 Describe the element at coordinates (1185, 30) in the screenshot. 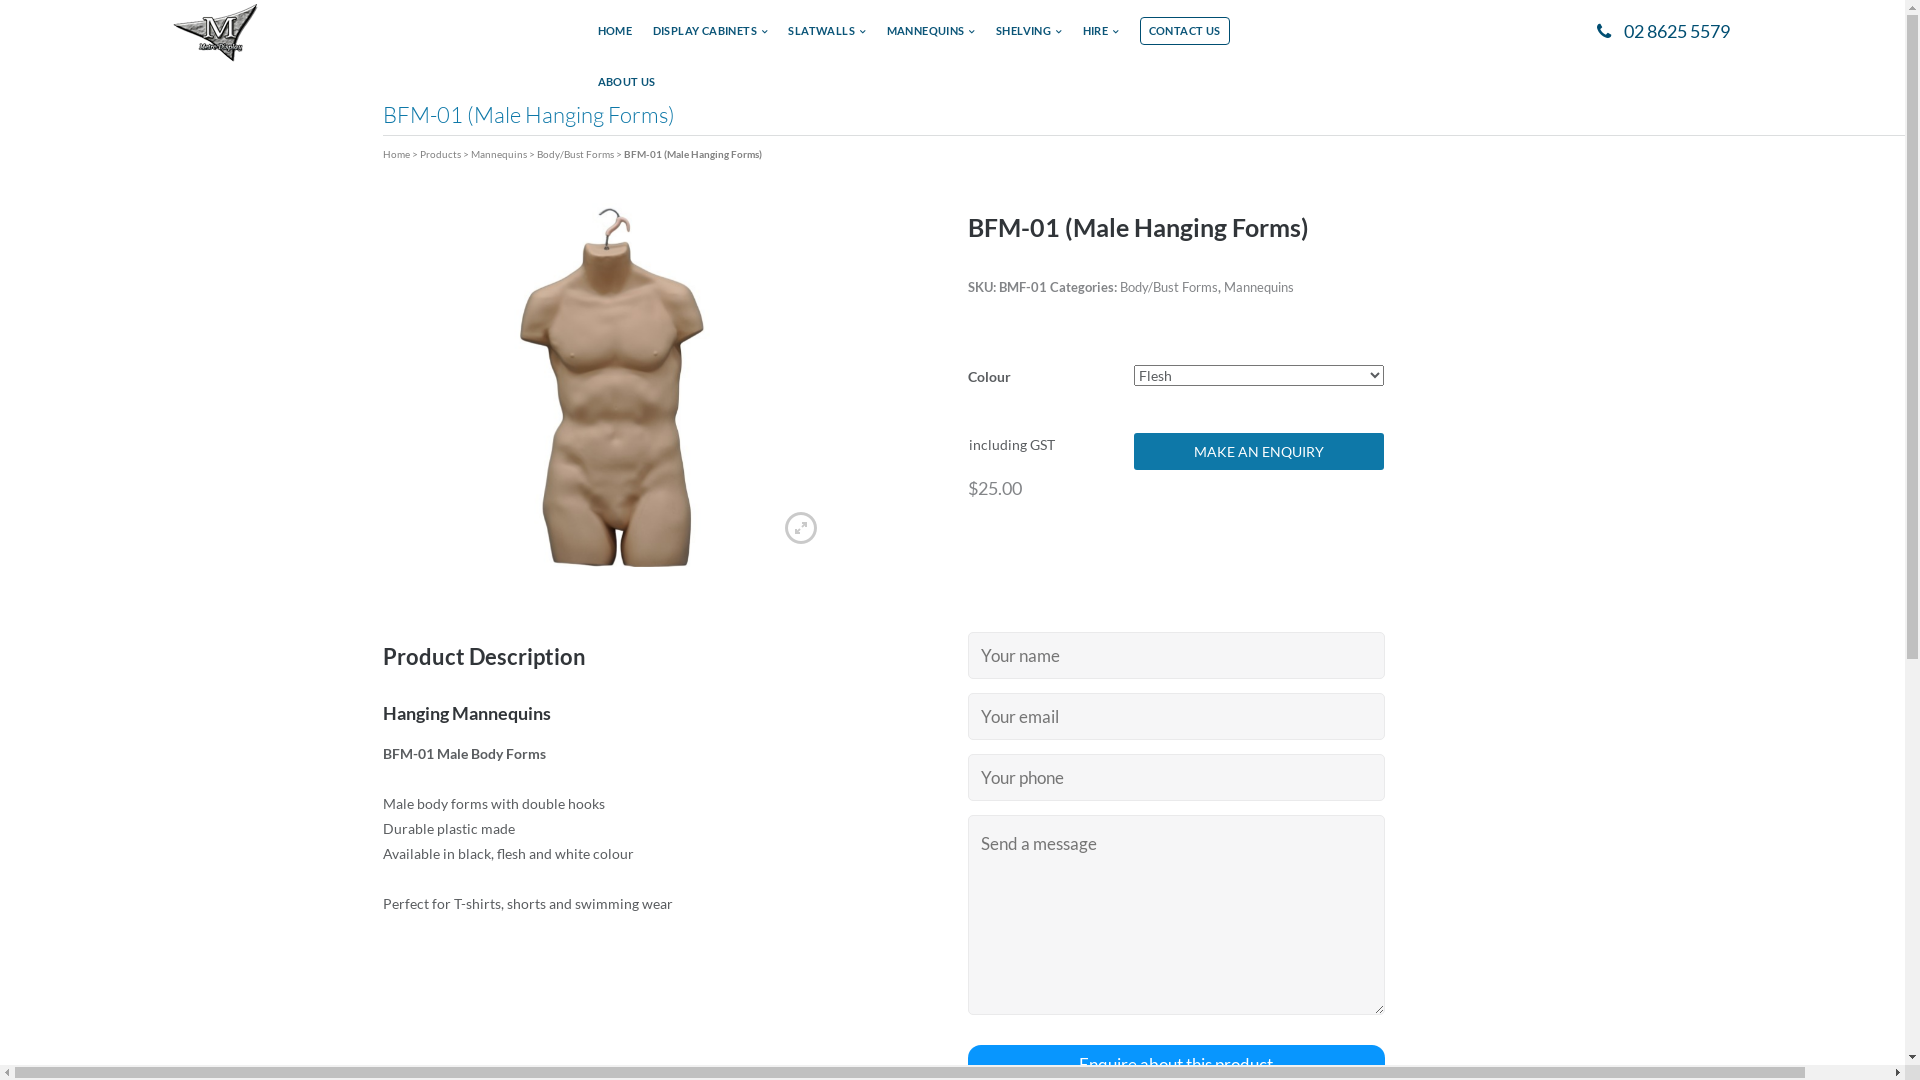

I see `'CONTACT US'` at that location.